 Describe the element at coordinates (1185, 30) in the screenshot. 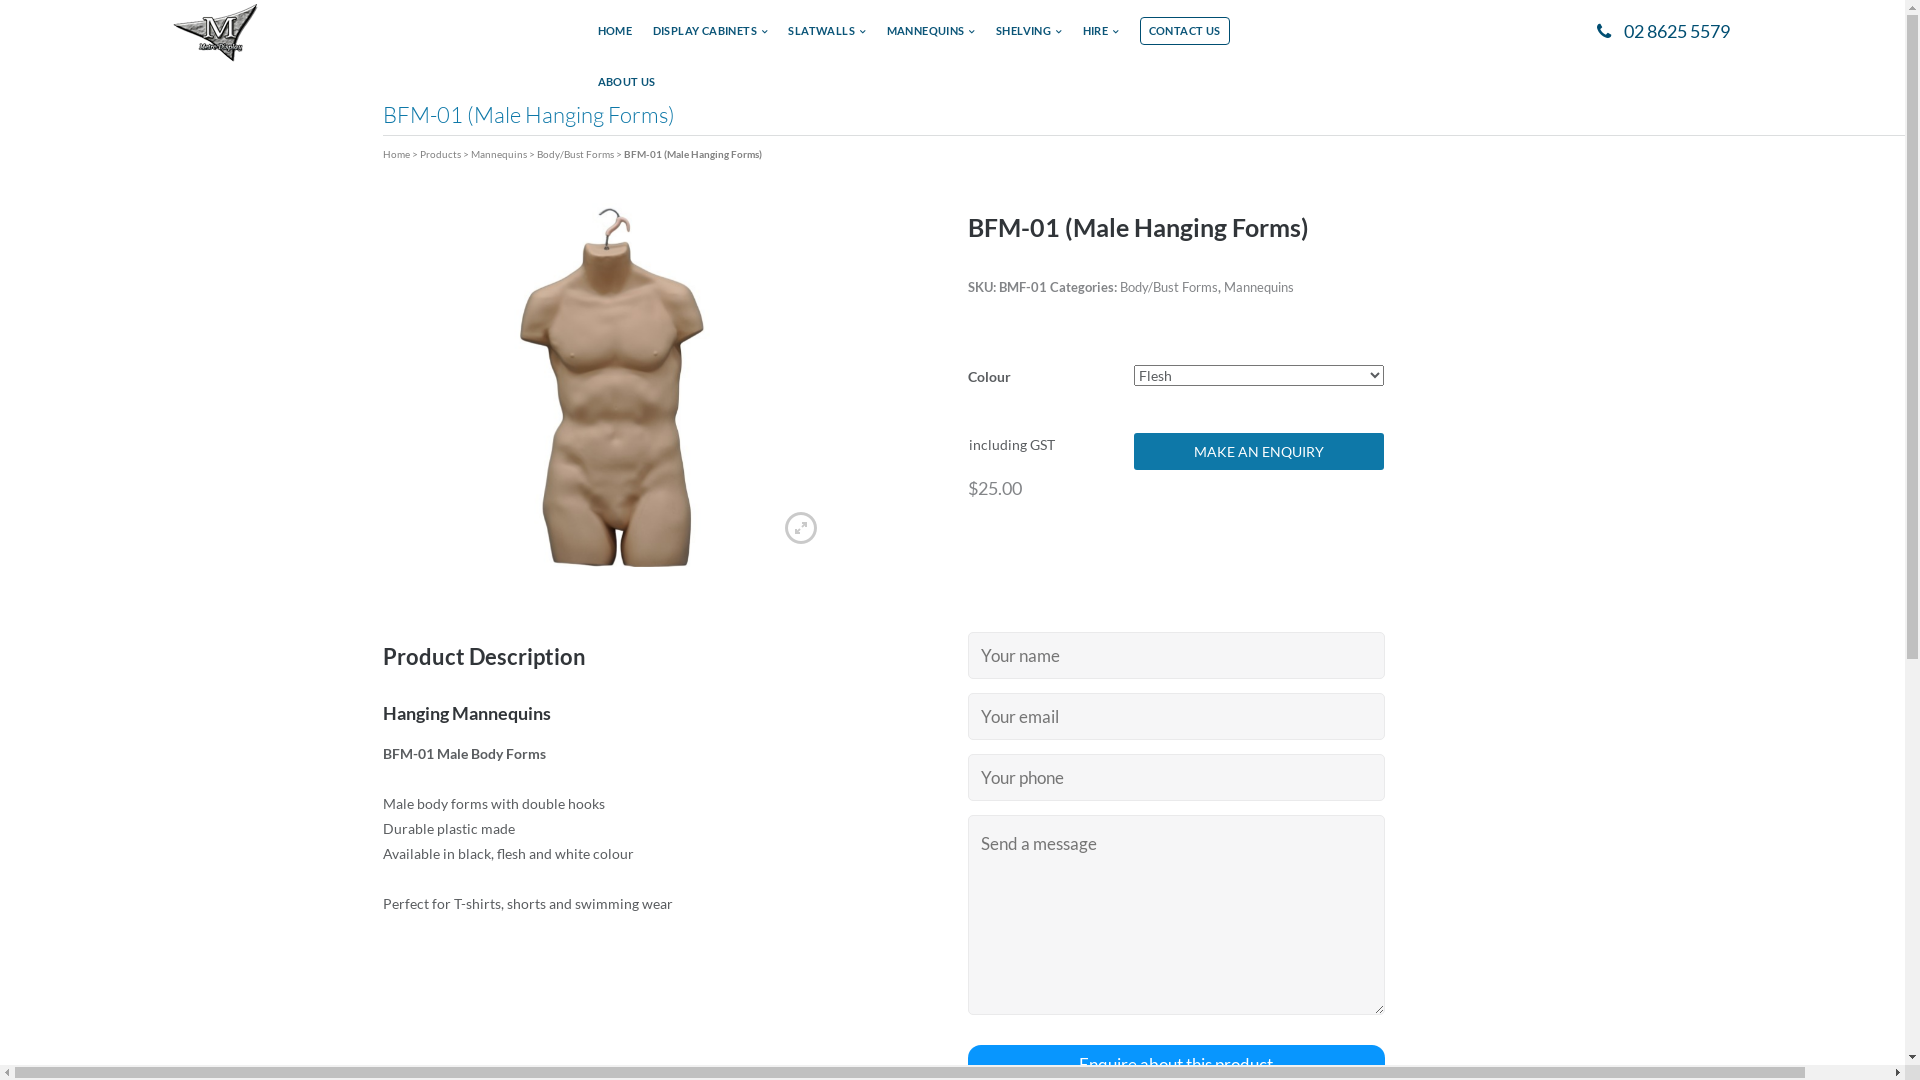

I see `'CONTACT US'` at that location.